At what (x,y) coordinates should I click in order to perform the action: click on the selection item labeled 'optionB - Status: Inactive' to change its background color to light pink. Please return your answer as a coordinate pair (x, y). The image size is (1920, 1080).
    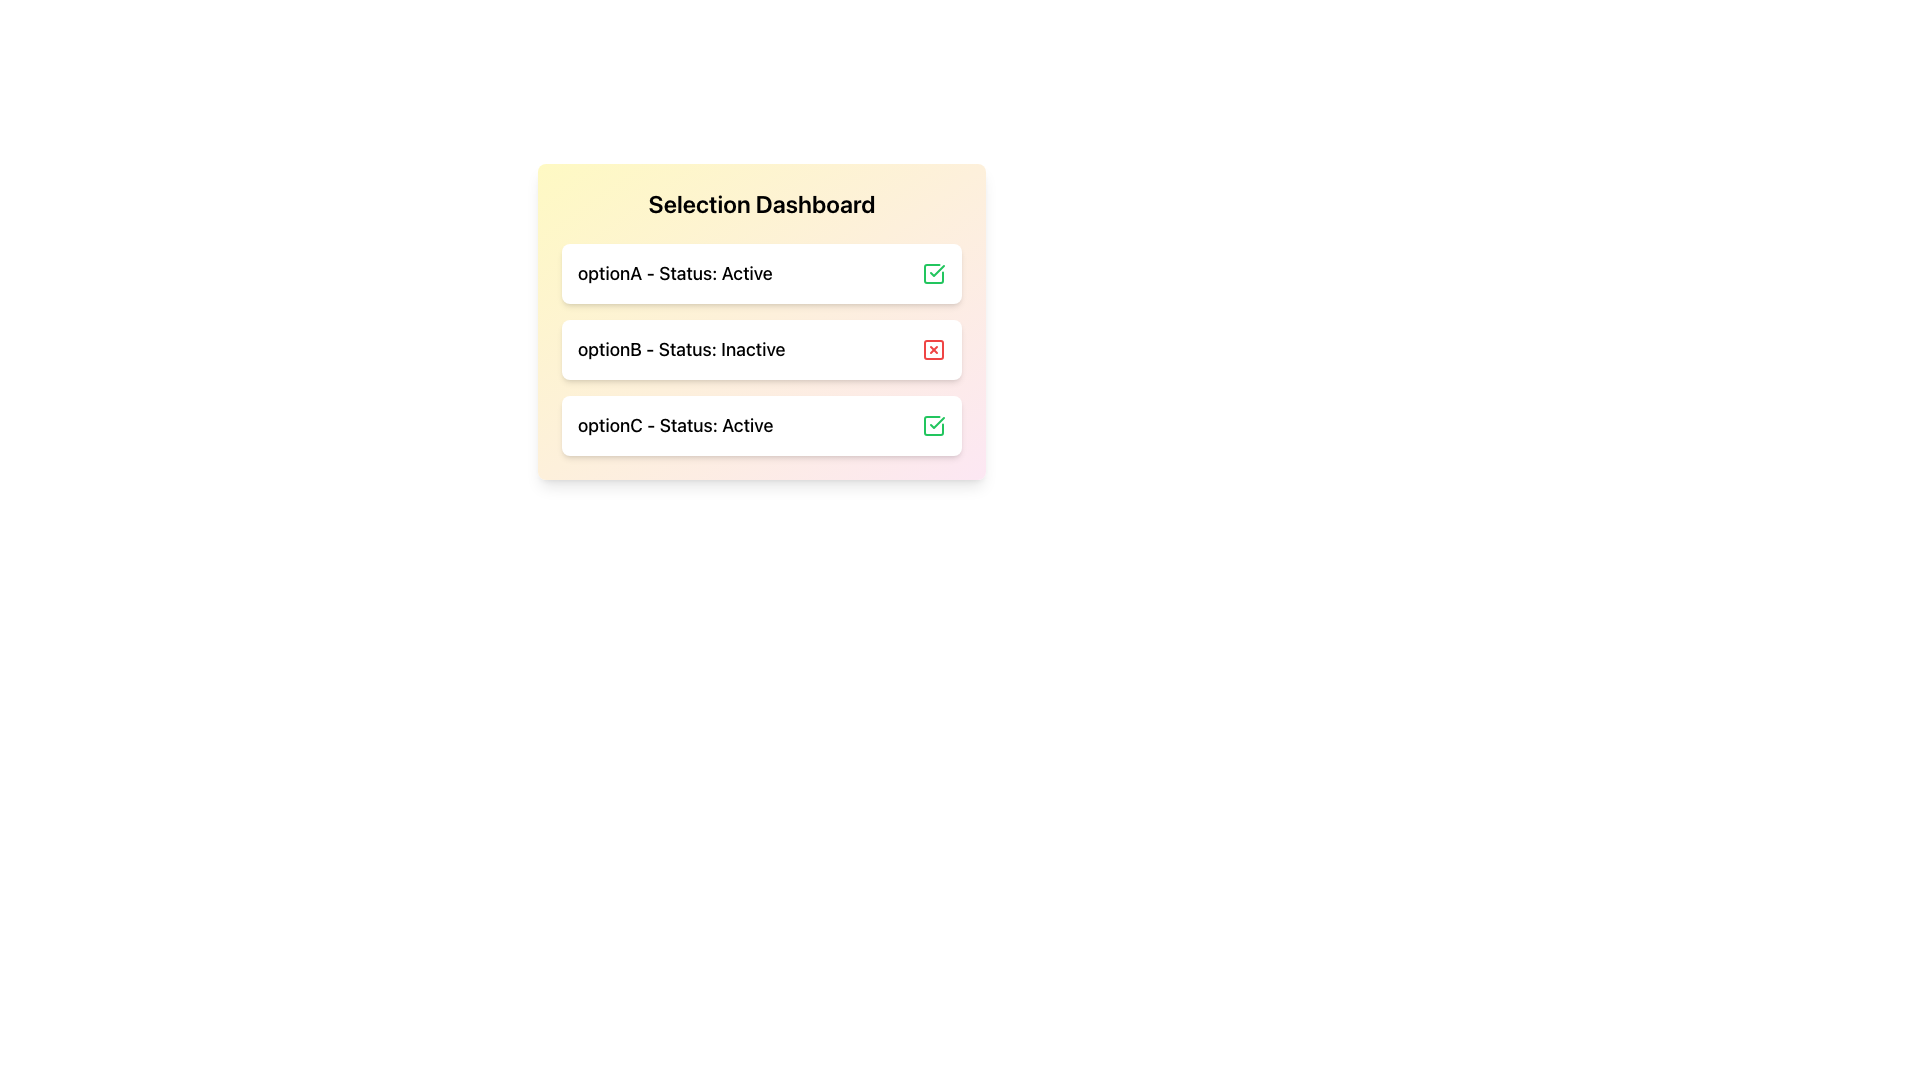
    Looking at the image, I should click on (761, 349).